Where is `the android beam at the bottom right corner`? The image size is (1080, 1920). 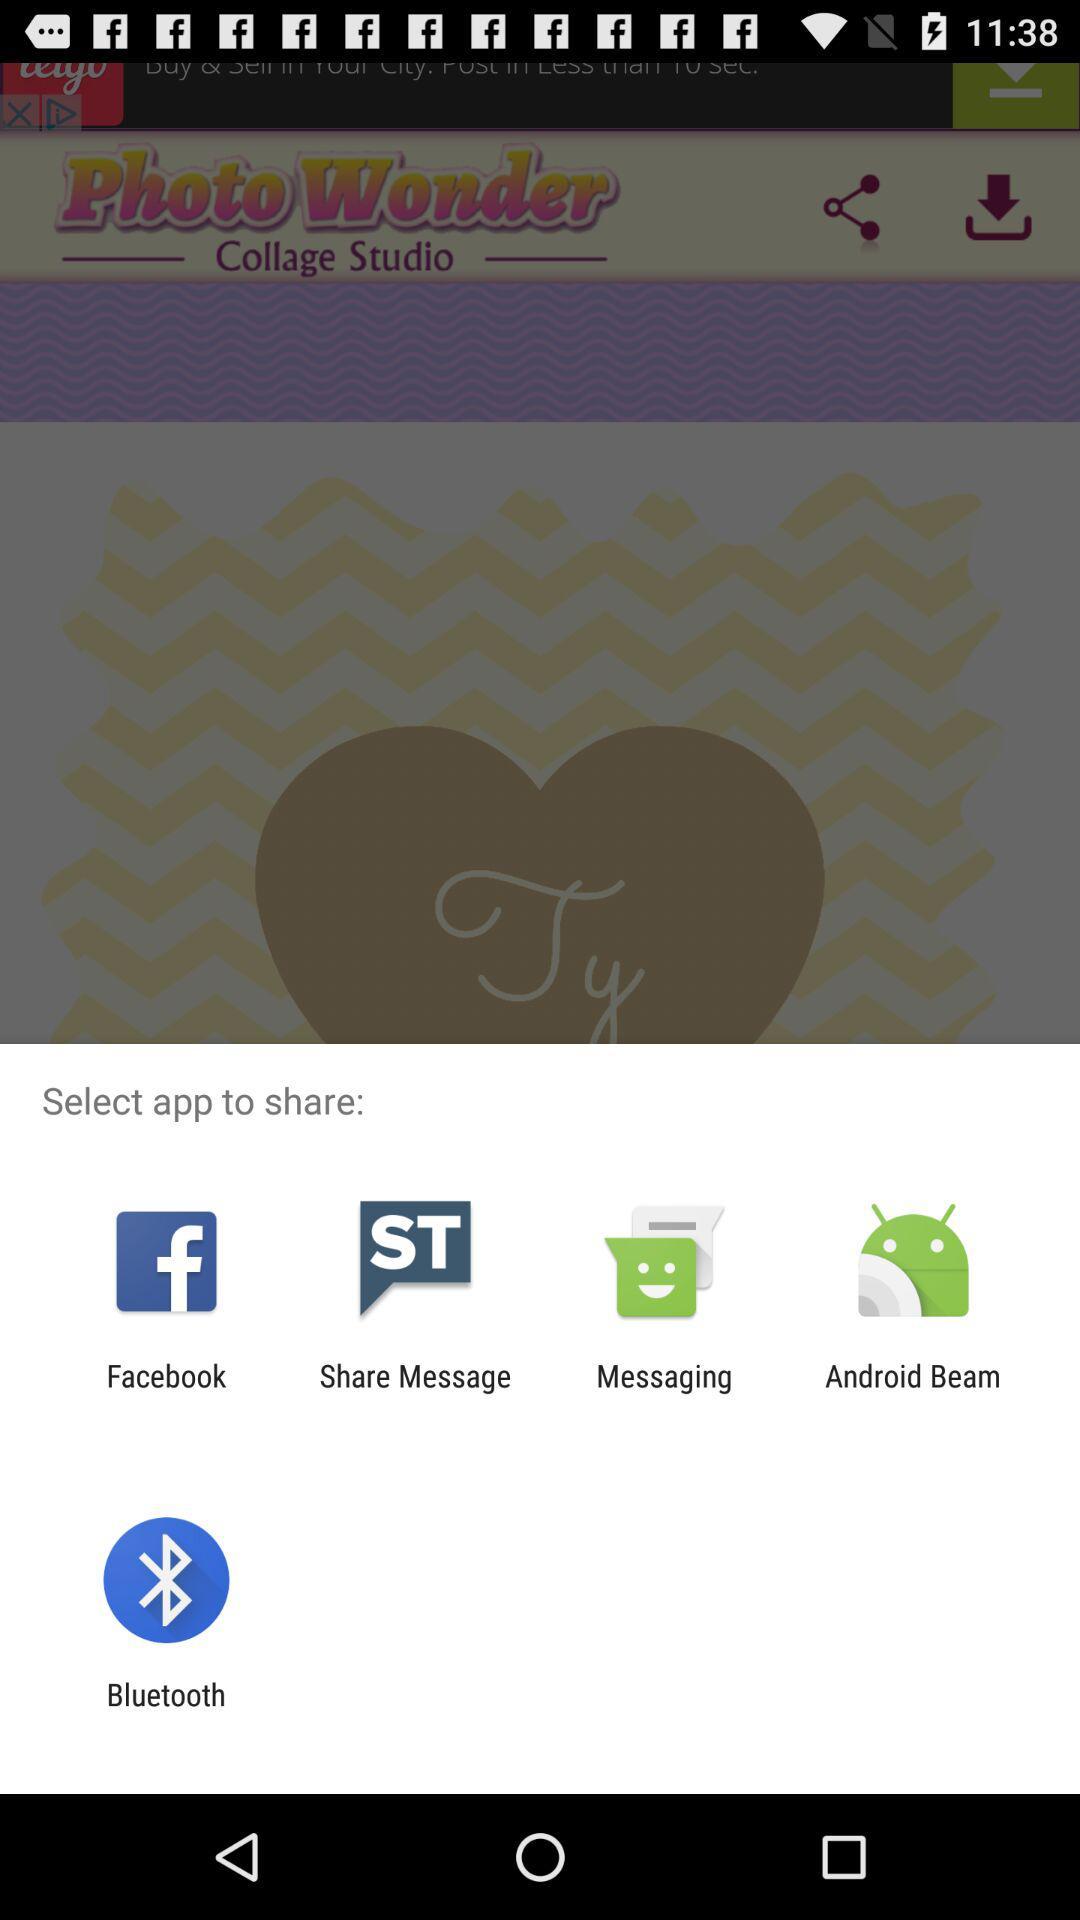
the android beam at the bottom right corner is located at coordinates (913, 1392).